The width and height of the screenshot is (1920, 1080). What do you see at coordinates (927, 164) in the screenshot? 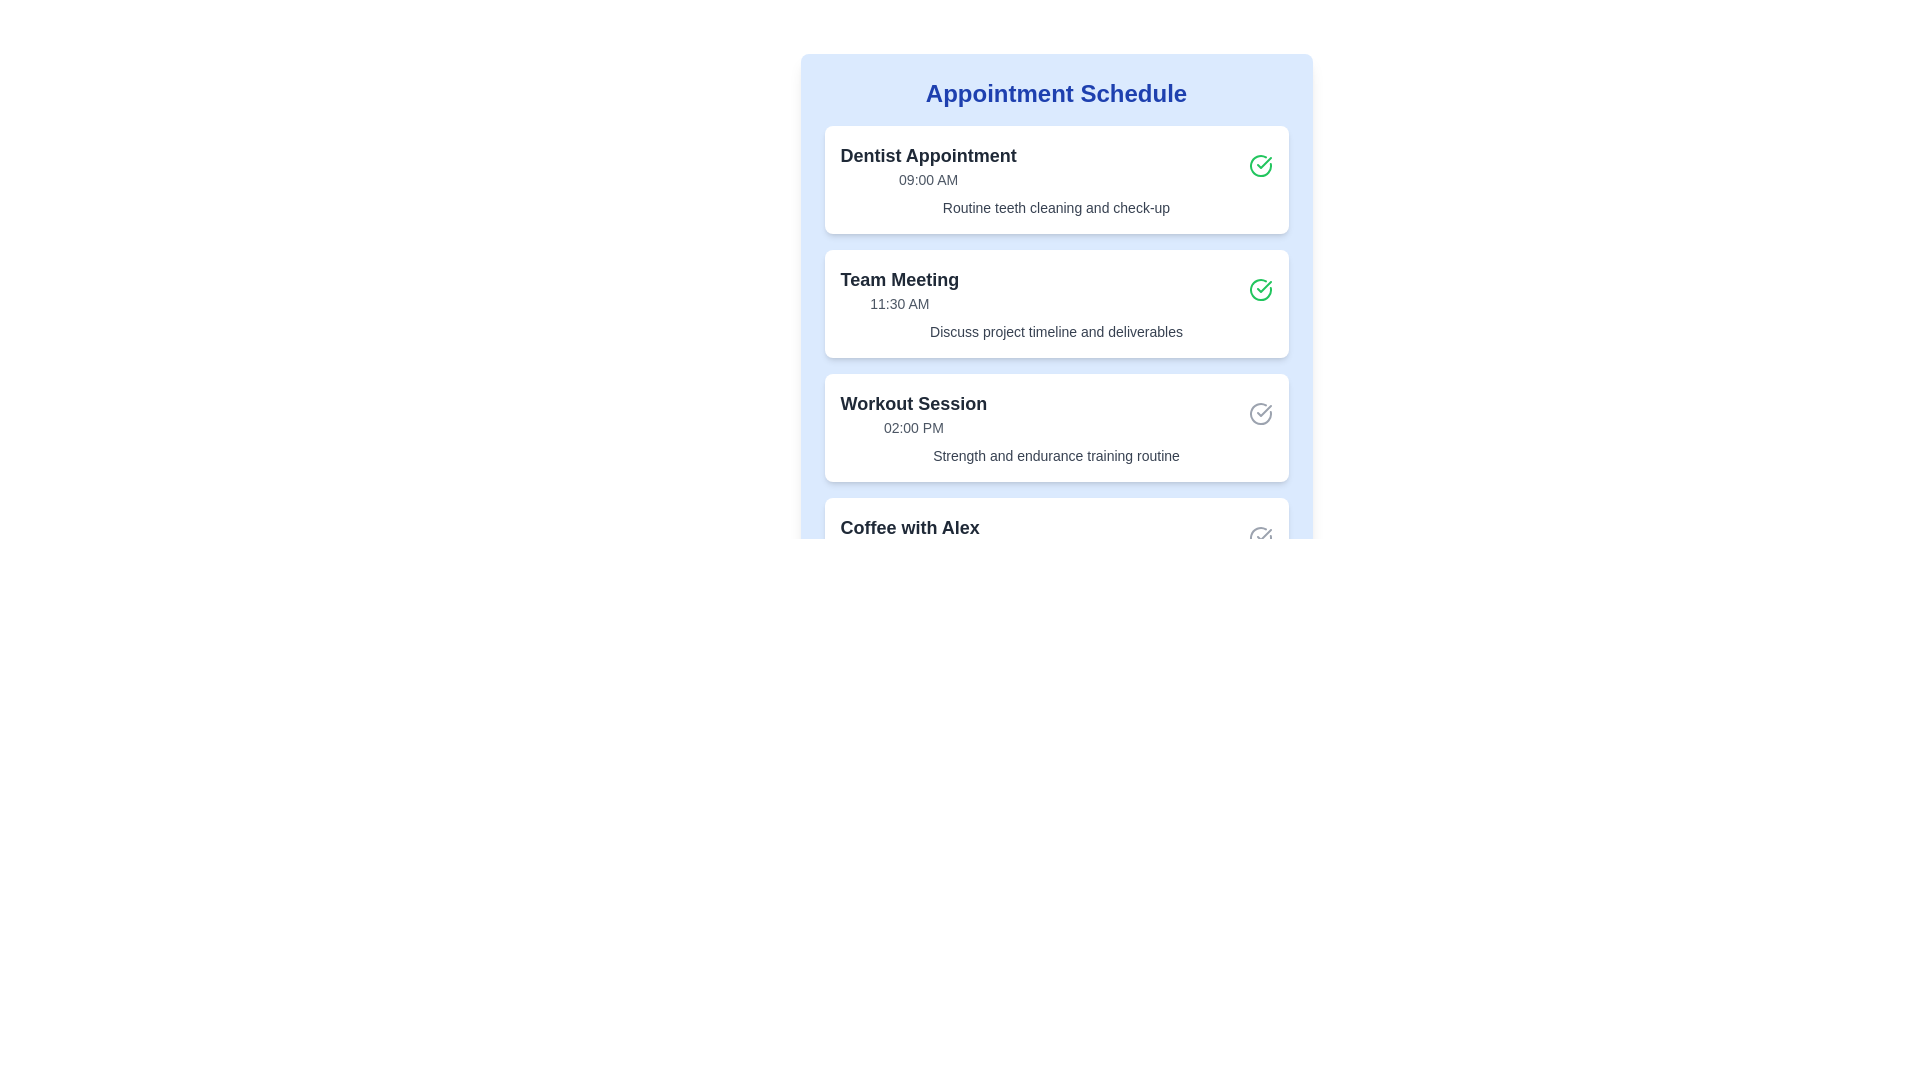
I see `the list item entry displaying 'Dentist Appointment' with the time '09:00 AM'` at bounding box center [927, 164].